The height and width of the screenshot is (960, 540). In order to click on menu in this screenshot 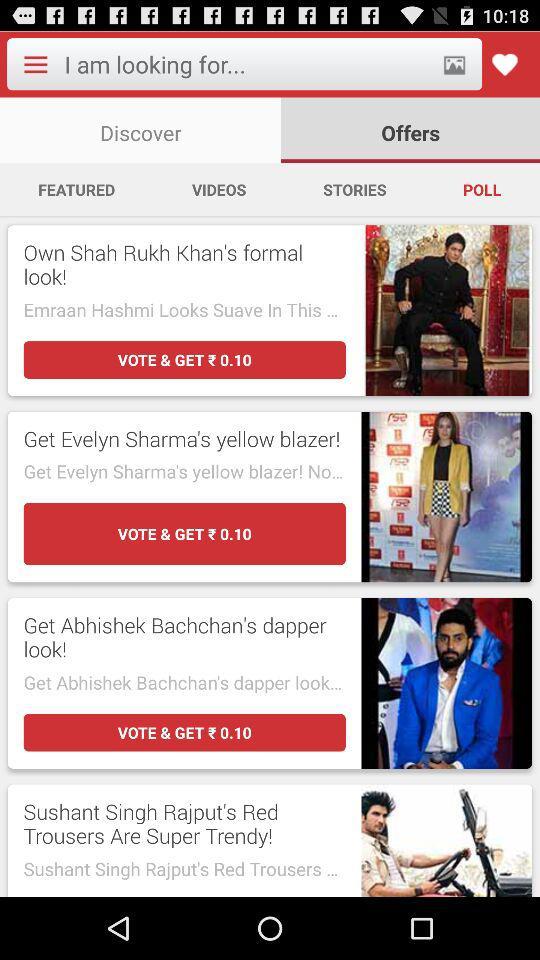, I will do `click(35, 64)`.